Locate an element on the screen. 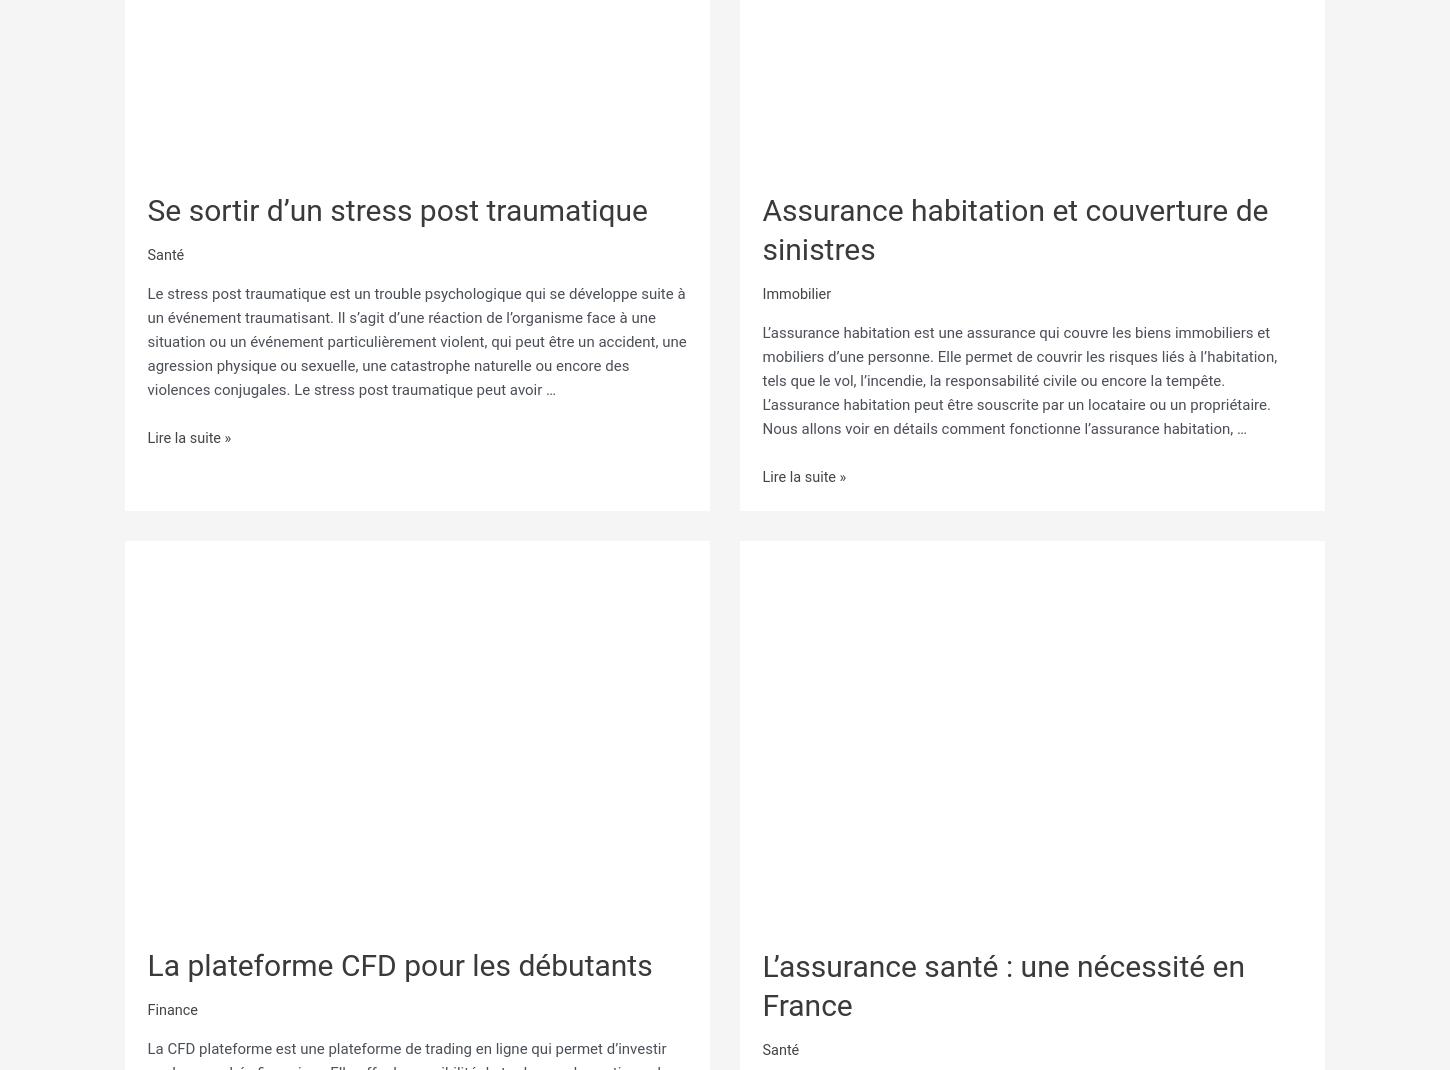 Image resolution: width=1450 pixels, height=1070 pixels. 'Assurance habitation et couverture de sinistres' is located at coordinates (761, 227).